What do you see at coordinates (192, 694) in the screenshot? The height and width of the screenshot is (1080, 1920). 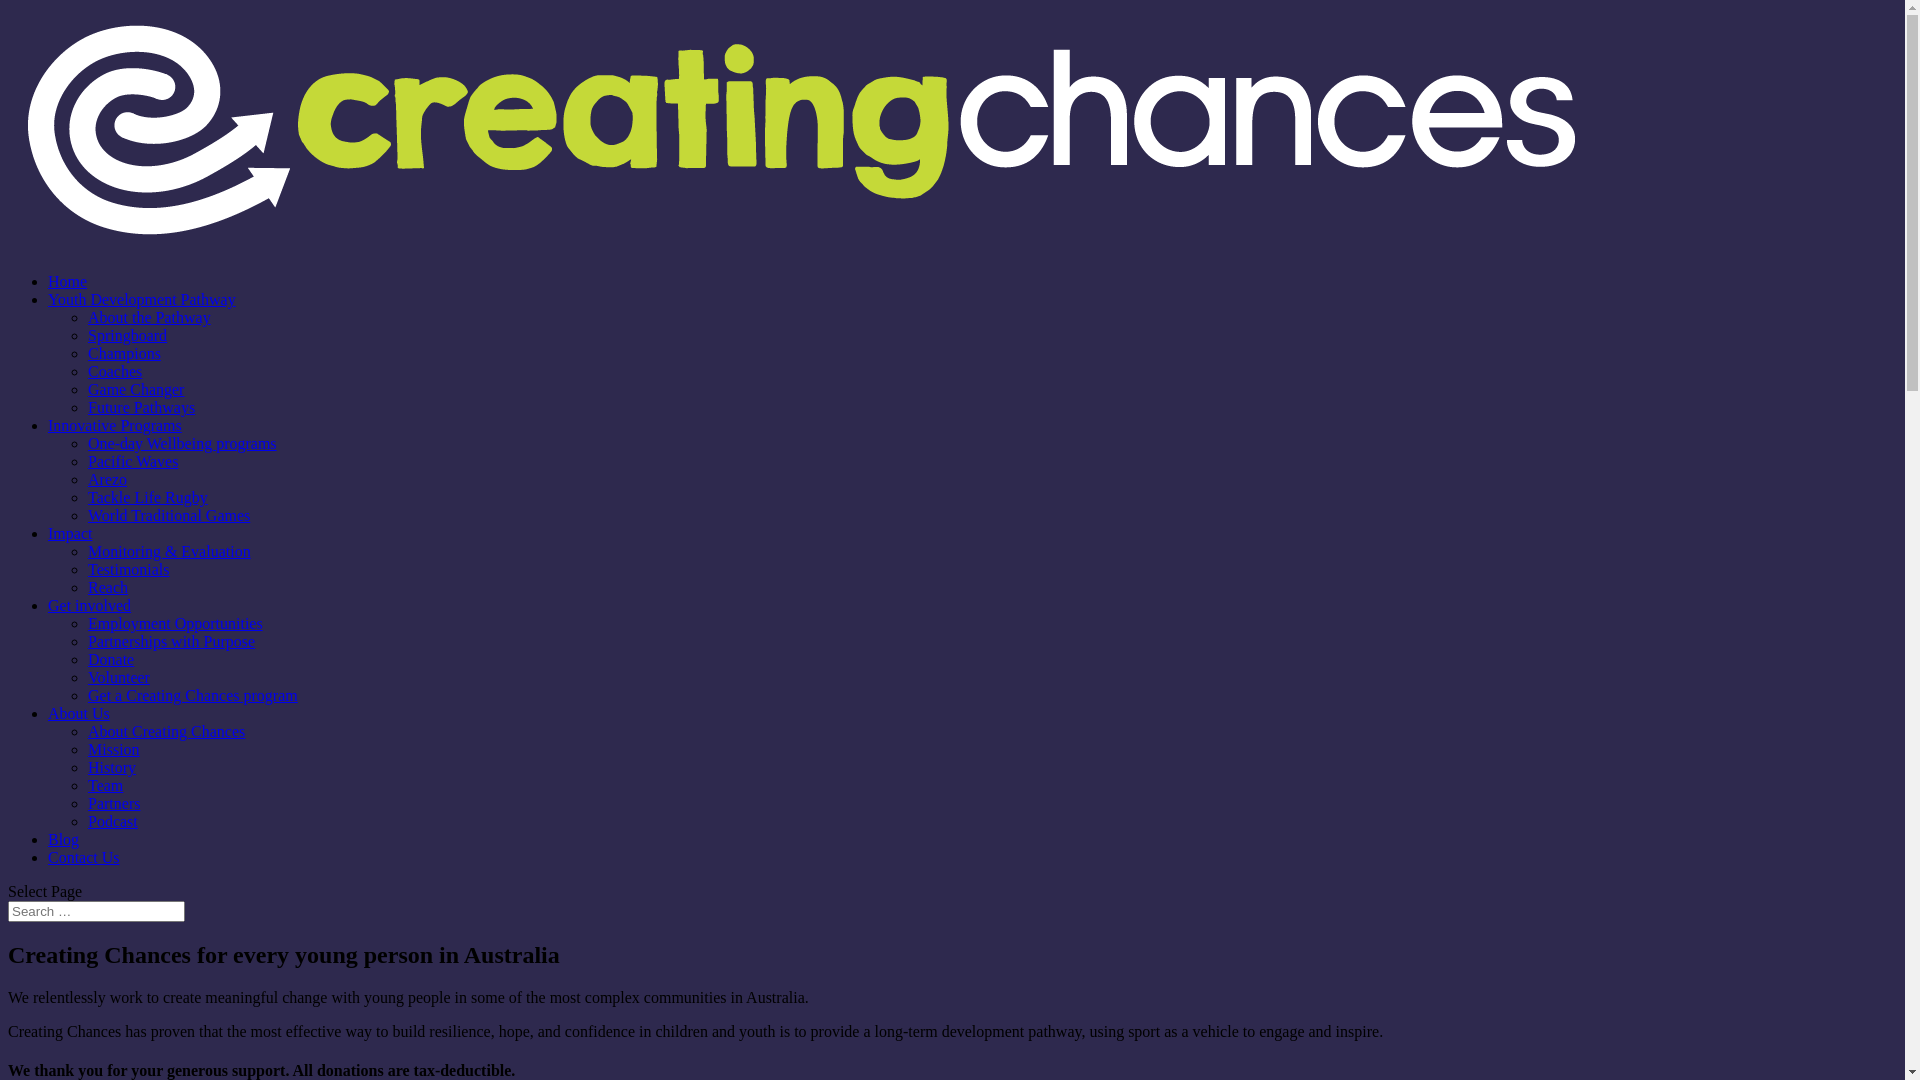 I see `'Get a Creating Chances program'` at bounding box center [192, 694].